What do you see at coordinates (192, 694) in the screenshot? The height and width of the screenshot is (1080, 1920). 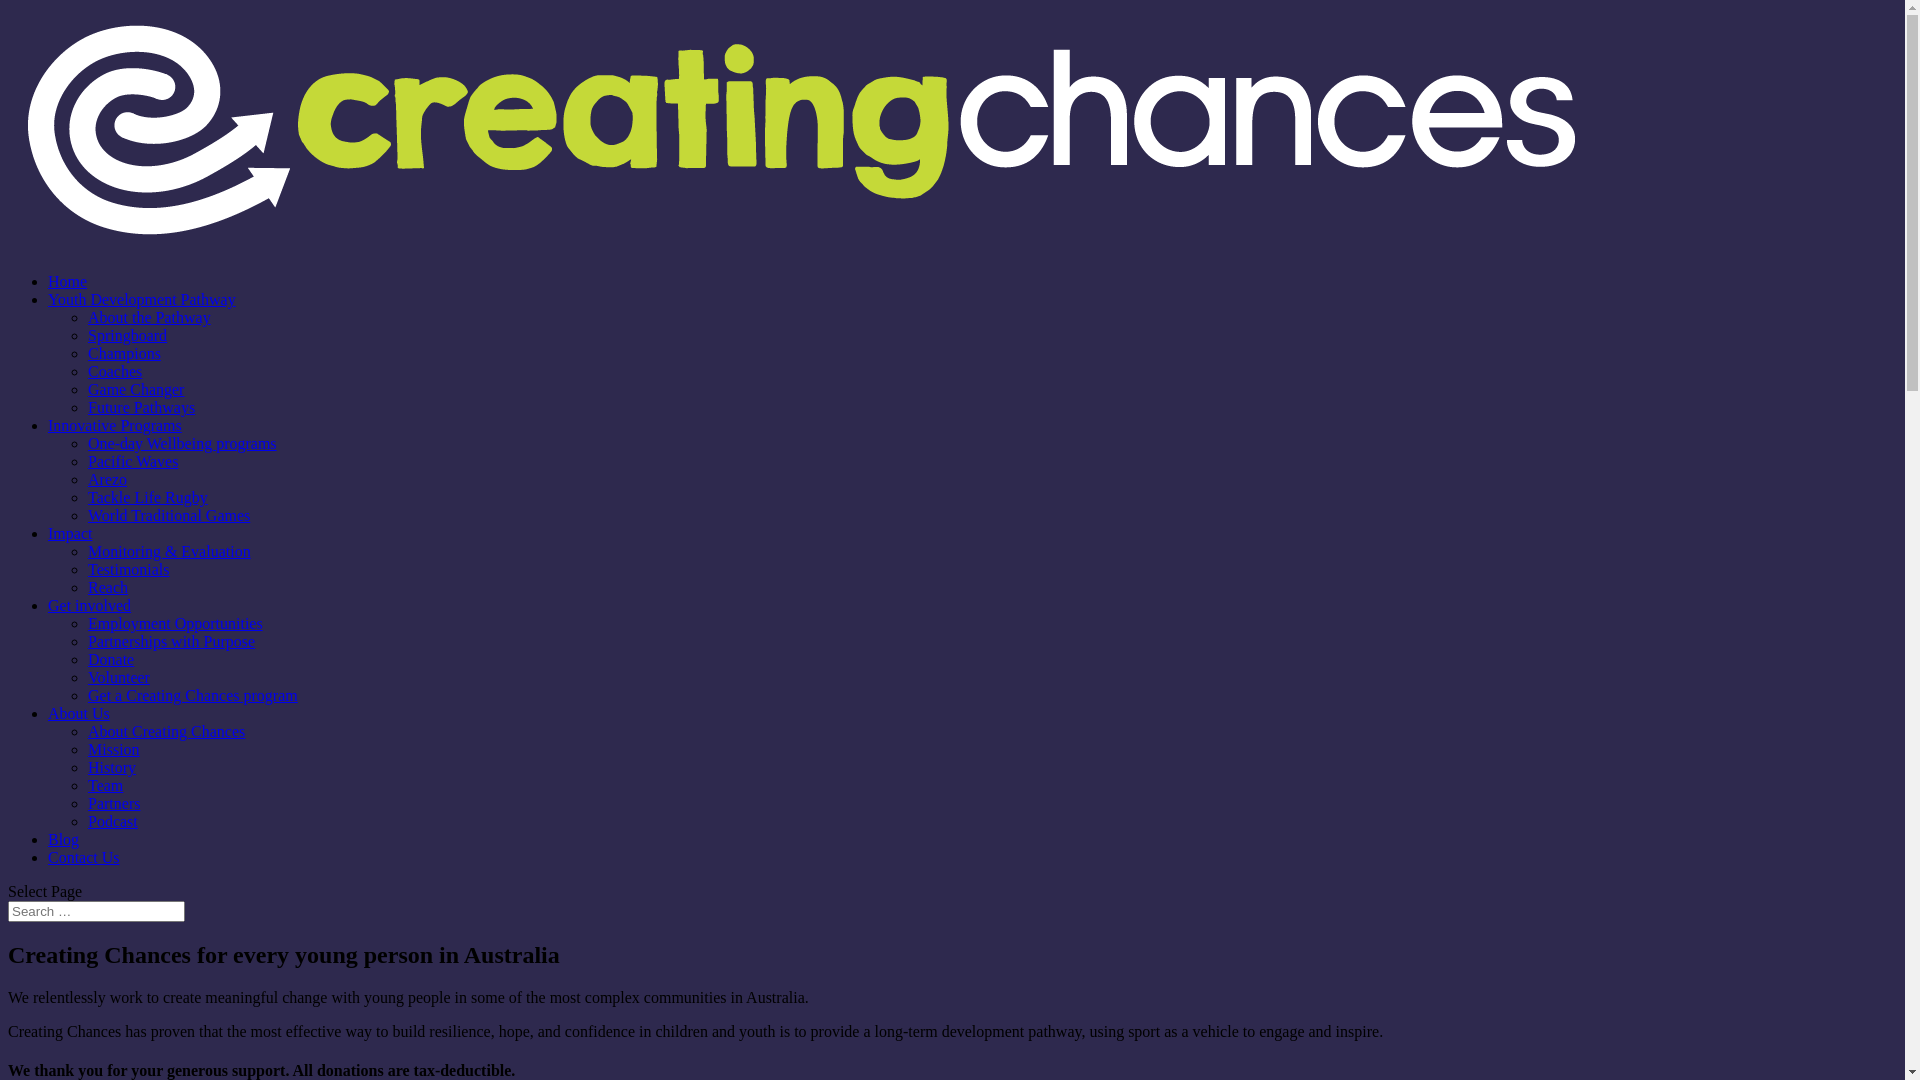 I see `'Get a Creating Chances program'` at bounding box center [192, 694].